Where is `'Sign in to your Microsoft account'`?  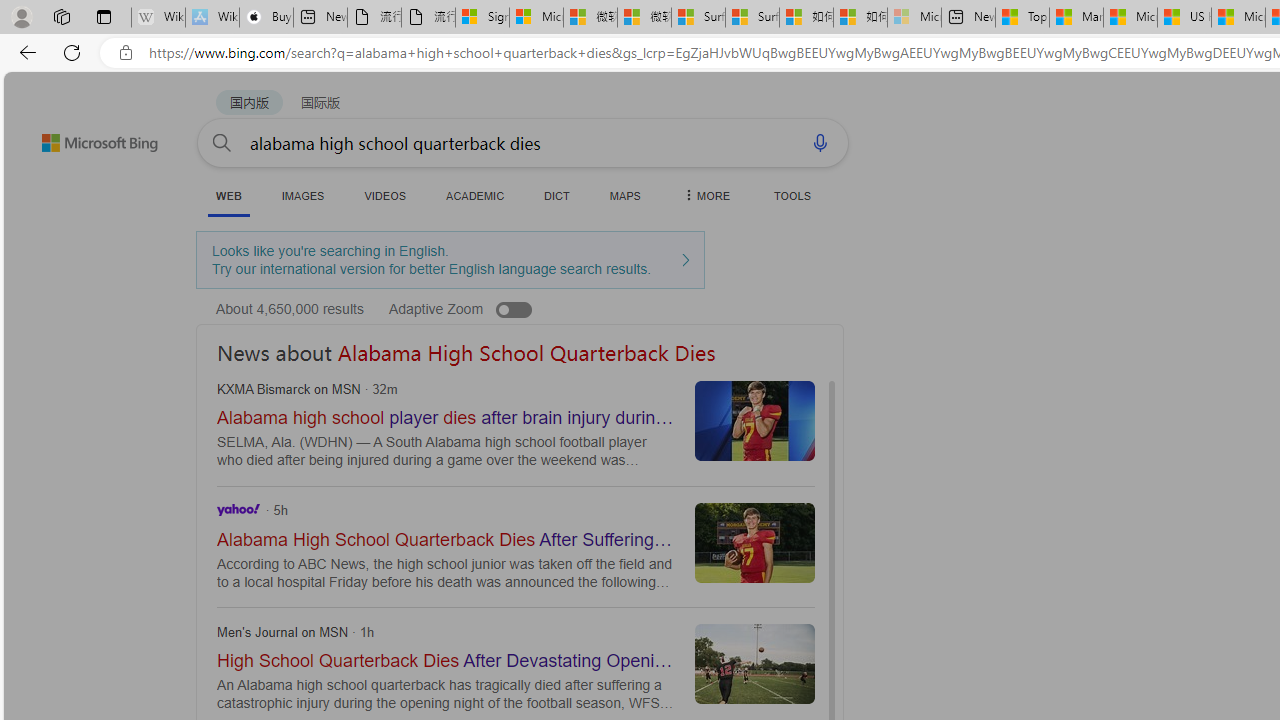 'Sign in to your Microsoft account' is located at coordinates (482, 17).